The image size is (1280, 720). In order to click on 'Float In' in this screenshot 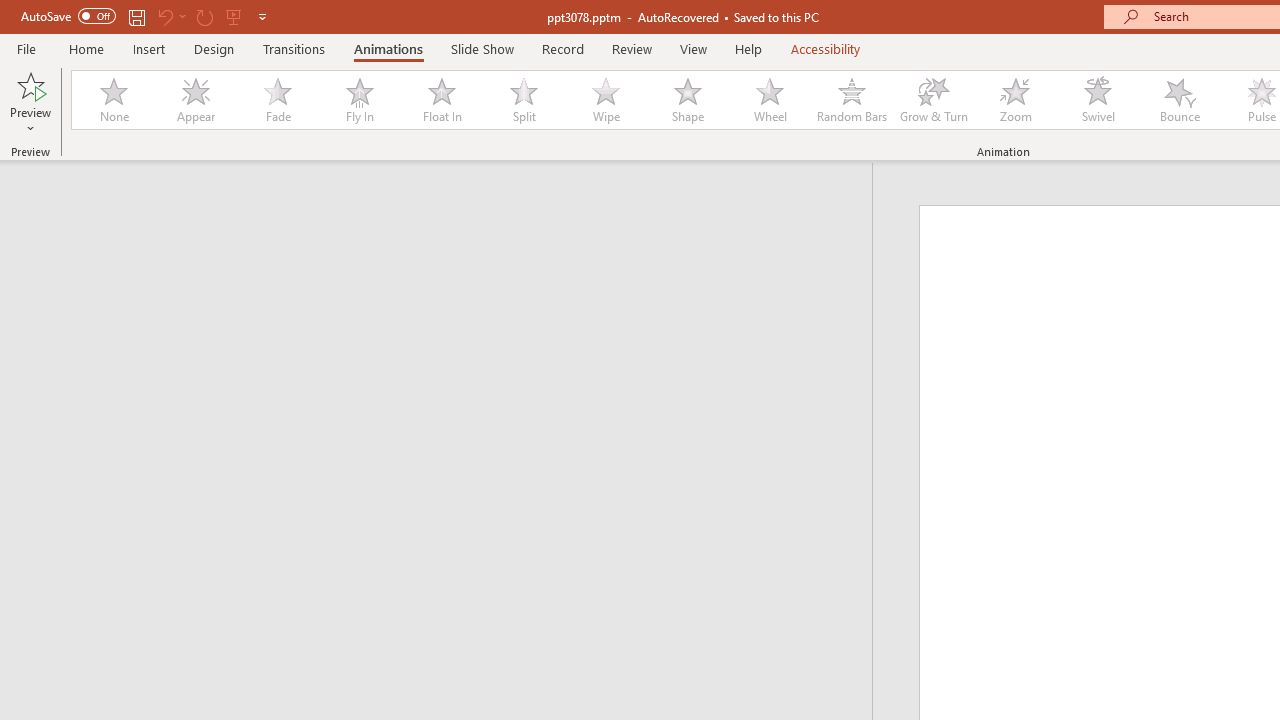, I will do `click(440, 100)`.